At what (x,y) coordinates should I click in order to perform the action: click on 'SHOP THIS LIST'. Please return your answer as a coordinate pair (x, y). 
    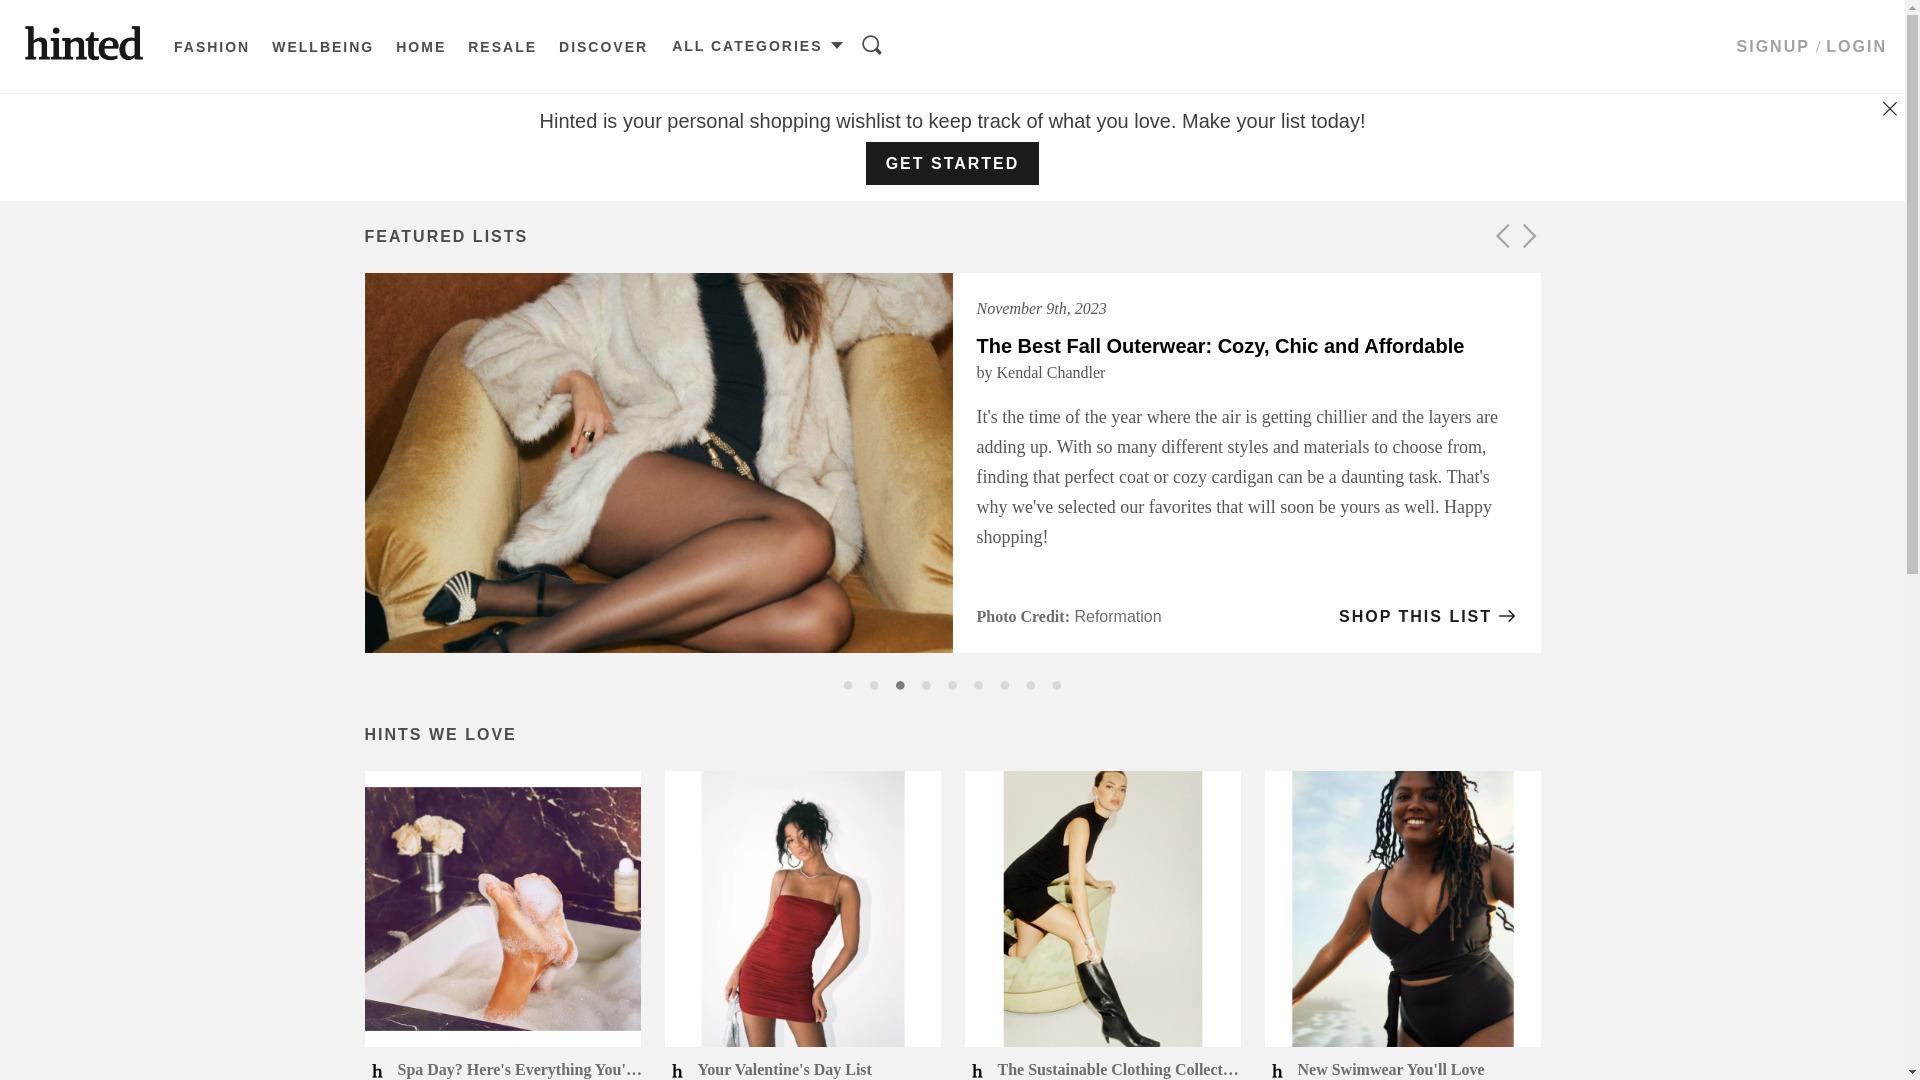
    Looking at the image, I should click on (1339, 616).